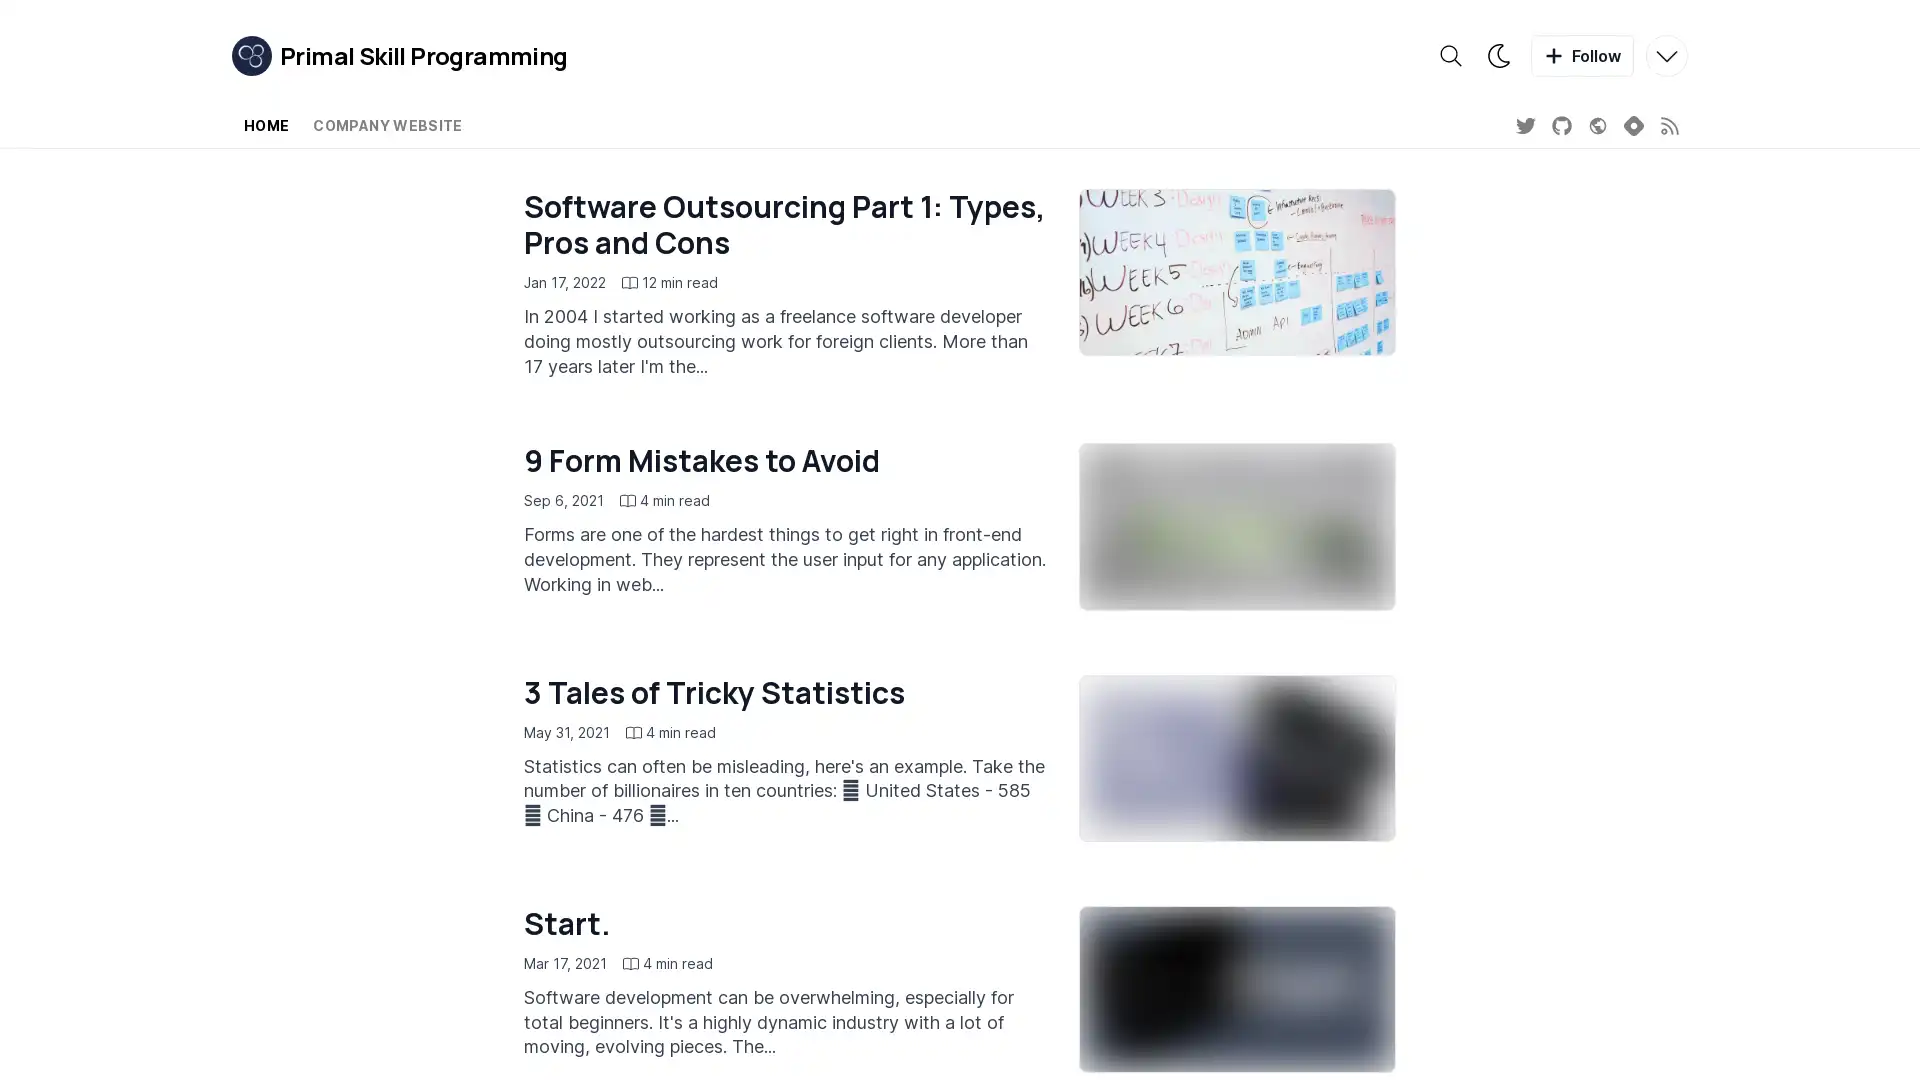 The image size is (1920, 1080). What do you see at coordinates (1450, 55) in the screenshot?
I see `Search the blog` at bounding box center [1450, 55].